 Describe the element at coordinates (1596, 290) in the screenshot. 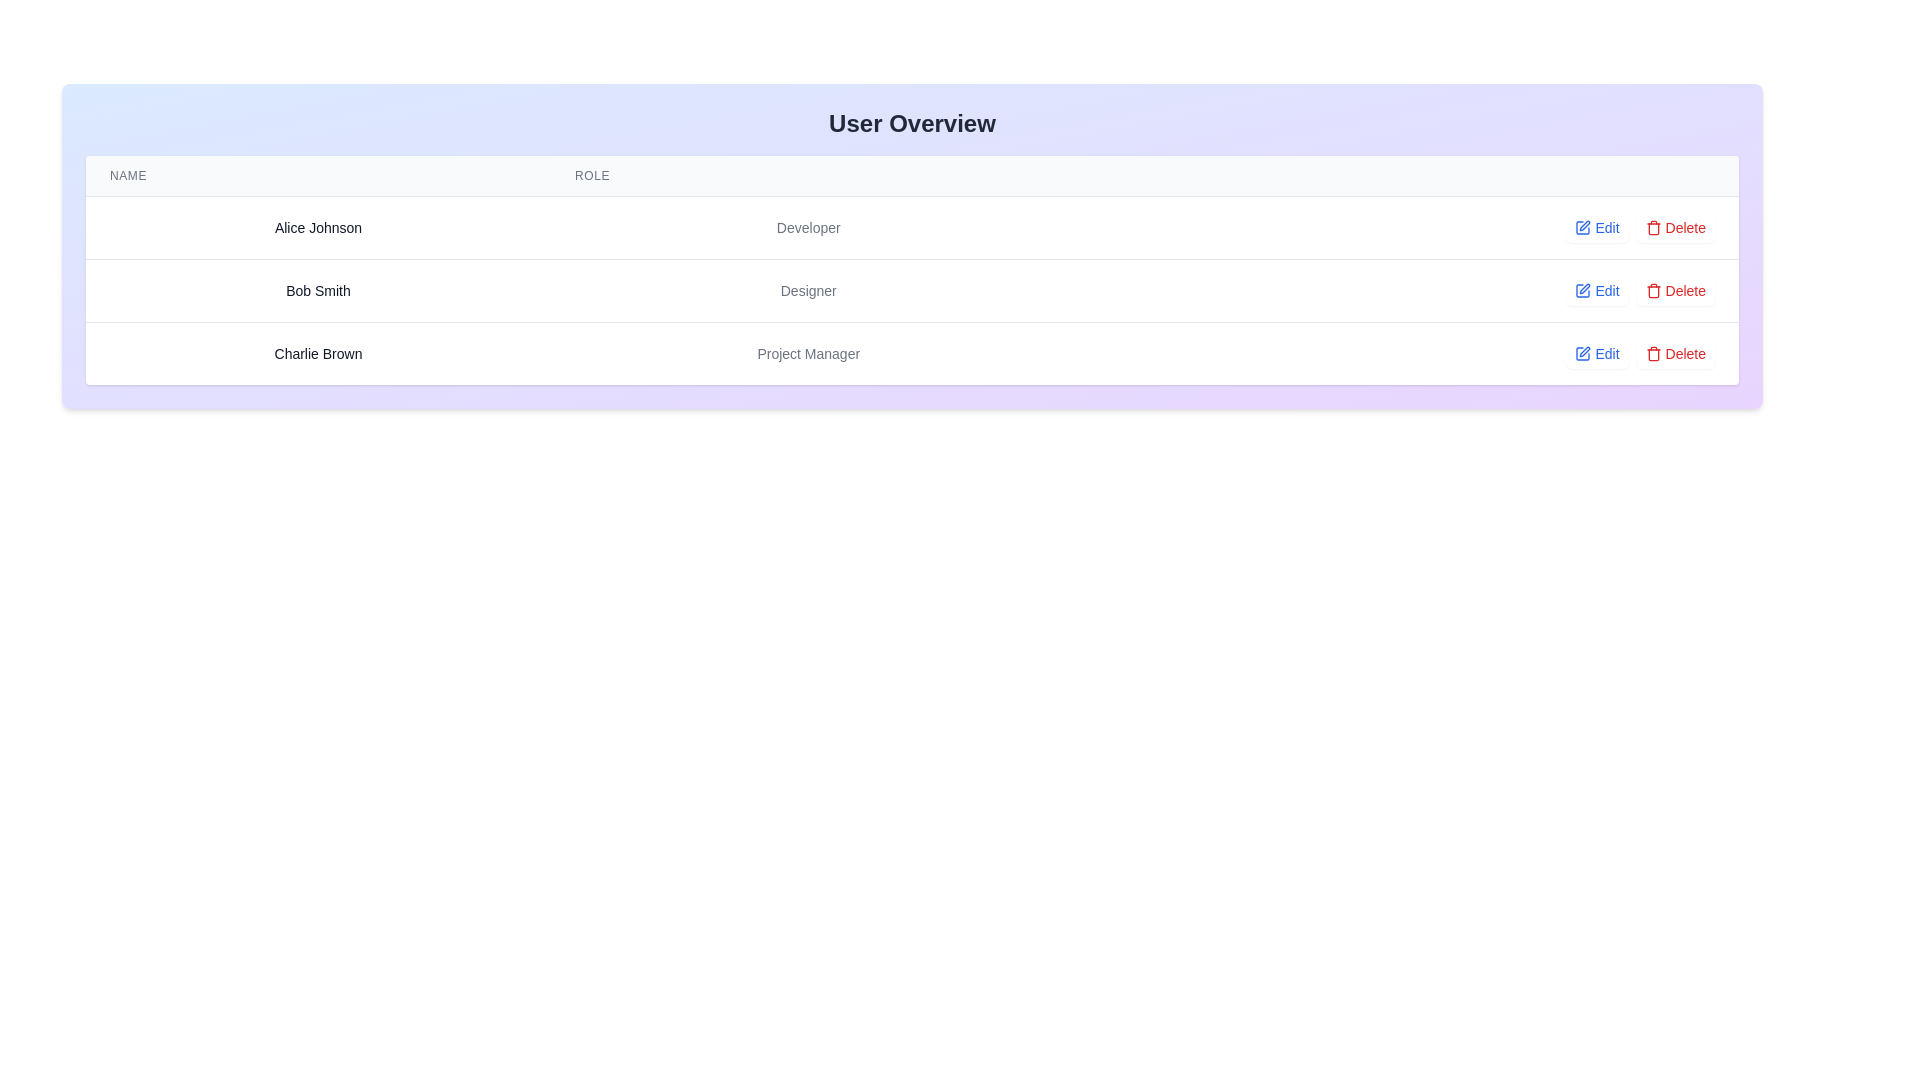

I see `the edit button located to the right of the 'Bob Smith' entry in the 'User Overview' table` at that location.